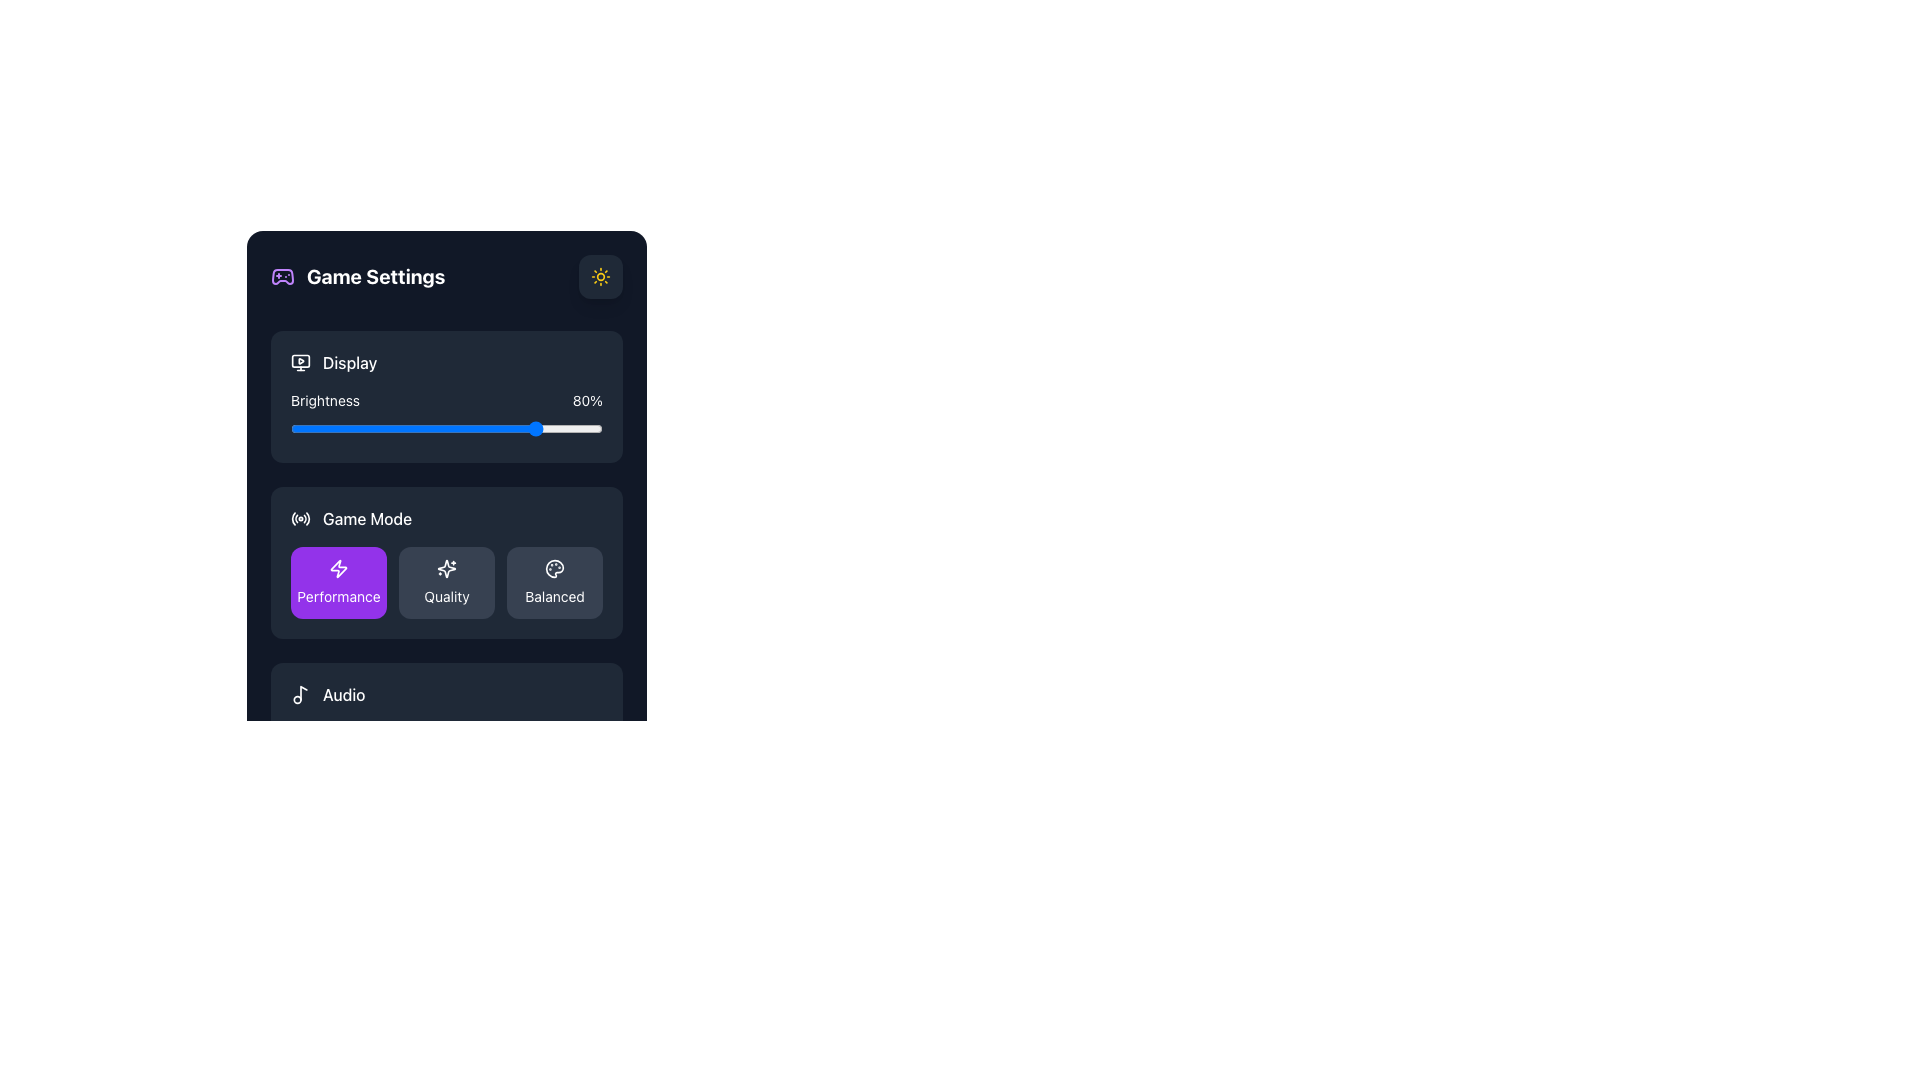 Image resolution: width=1920 pixels, height=1080 pixels. What do you see at coordinates (282, 277) in the screenshot?
I see `the central body of the gamepad icon located in the 'Game Settings' panel, near the top-left corner next to the 'Game Settings' title` at bounding box center [282, 277].